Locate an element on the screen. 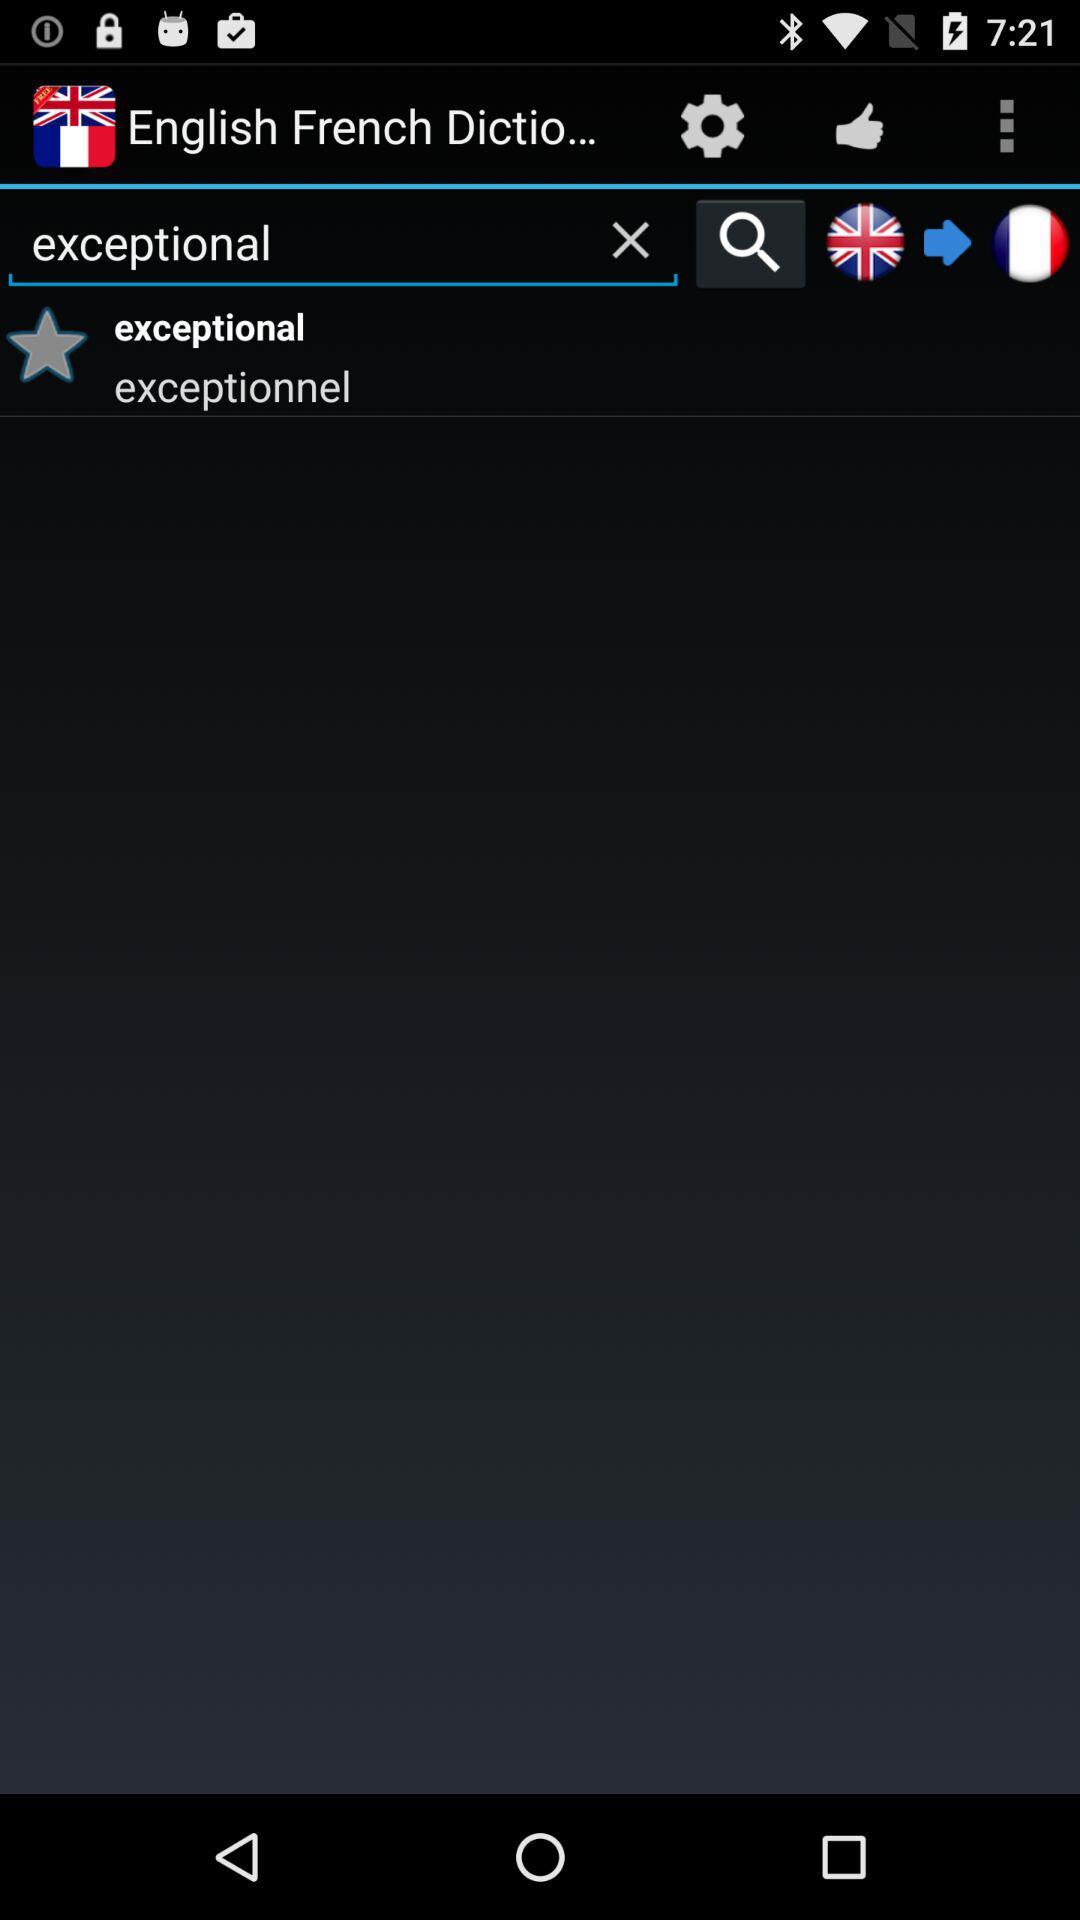 This screenshot has width=1080, height=1920. app next to the english french dictionary item is located at coordinates (711, 124).